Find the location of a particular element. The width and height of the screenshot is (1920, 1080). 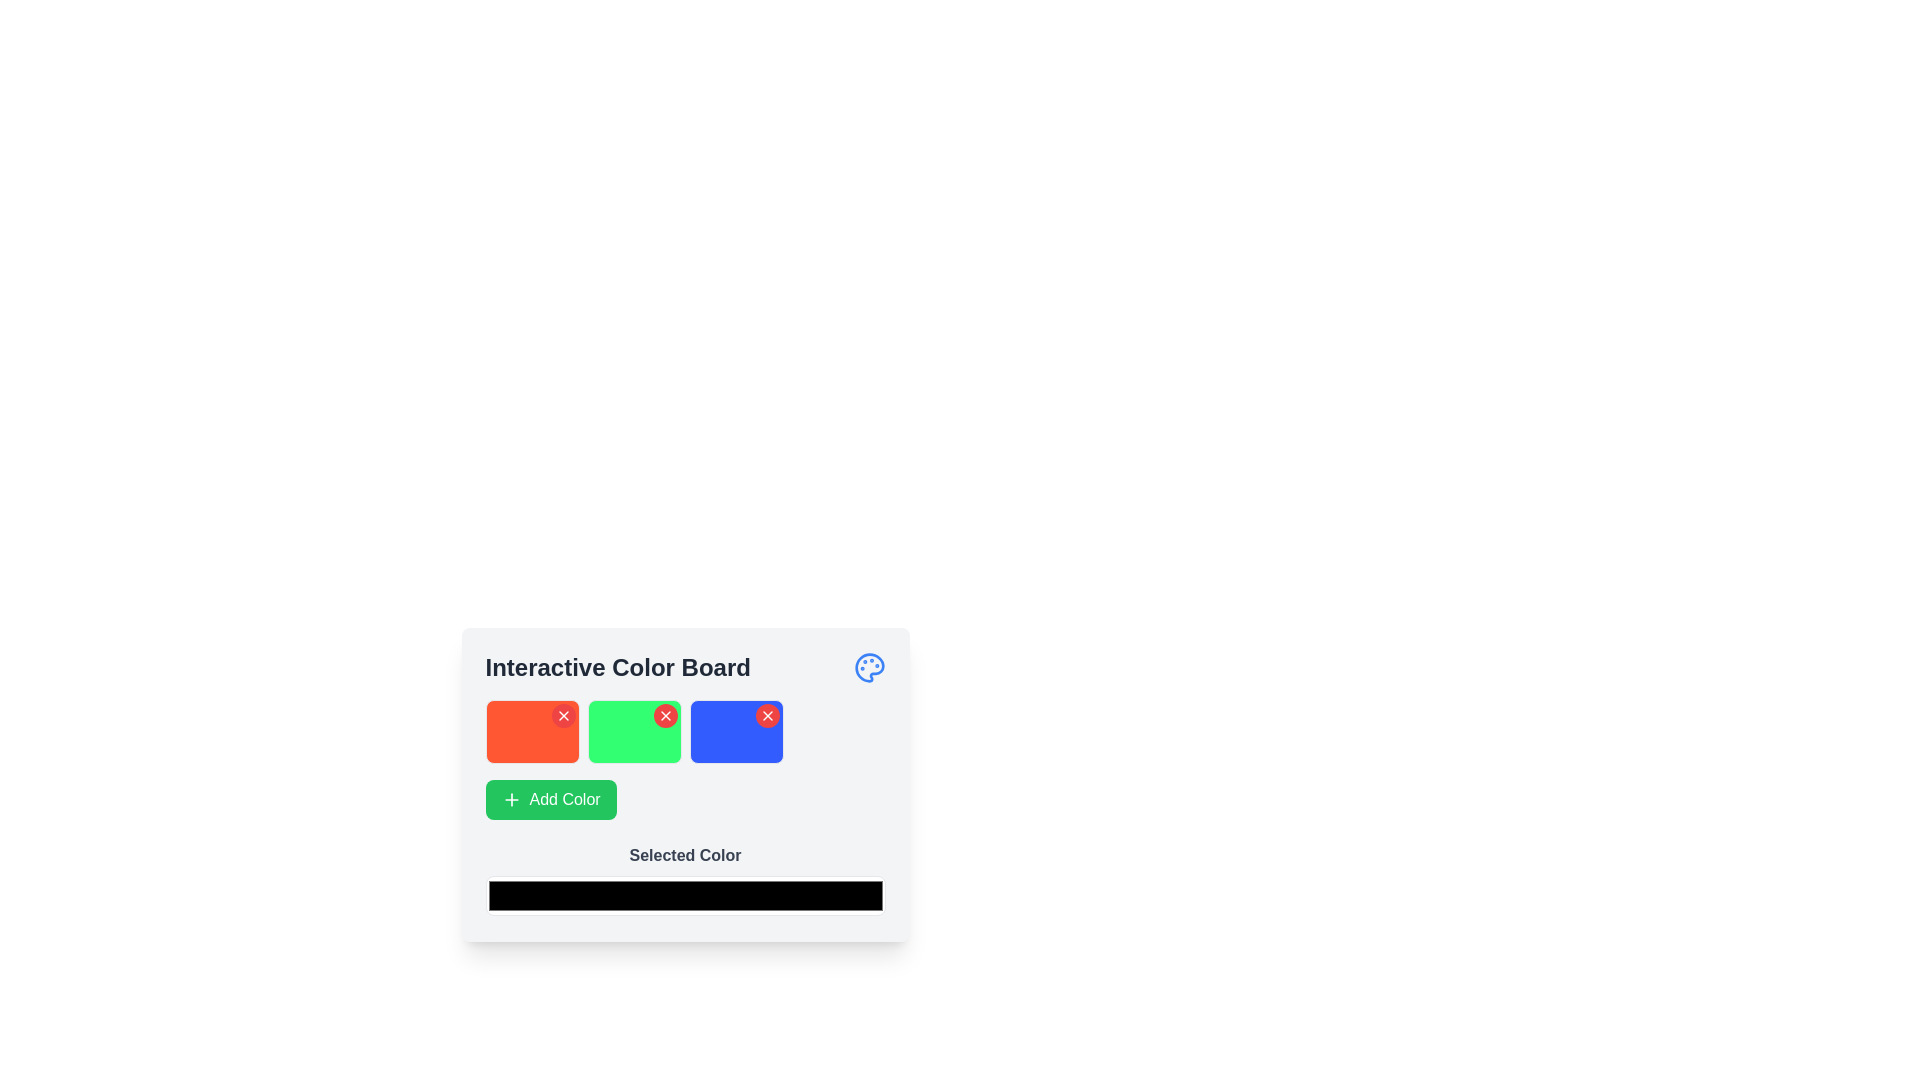

the color represented by the second tile in the grid of color tiles on the 'Interactive Color Board' by clicking on it is located at coordinates (633, 732).